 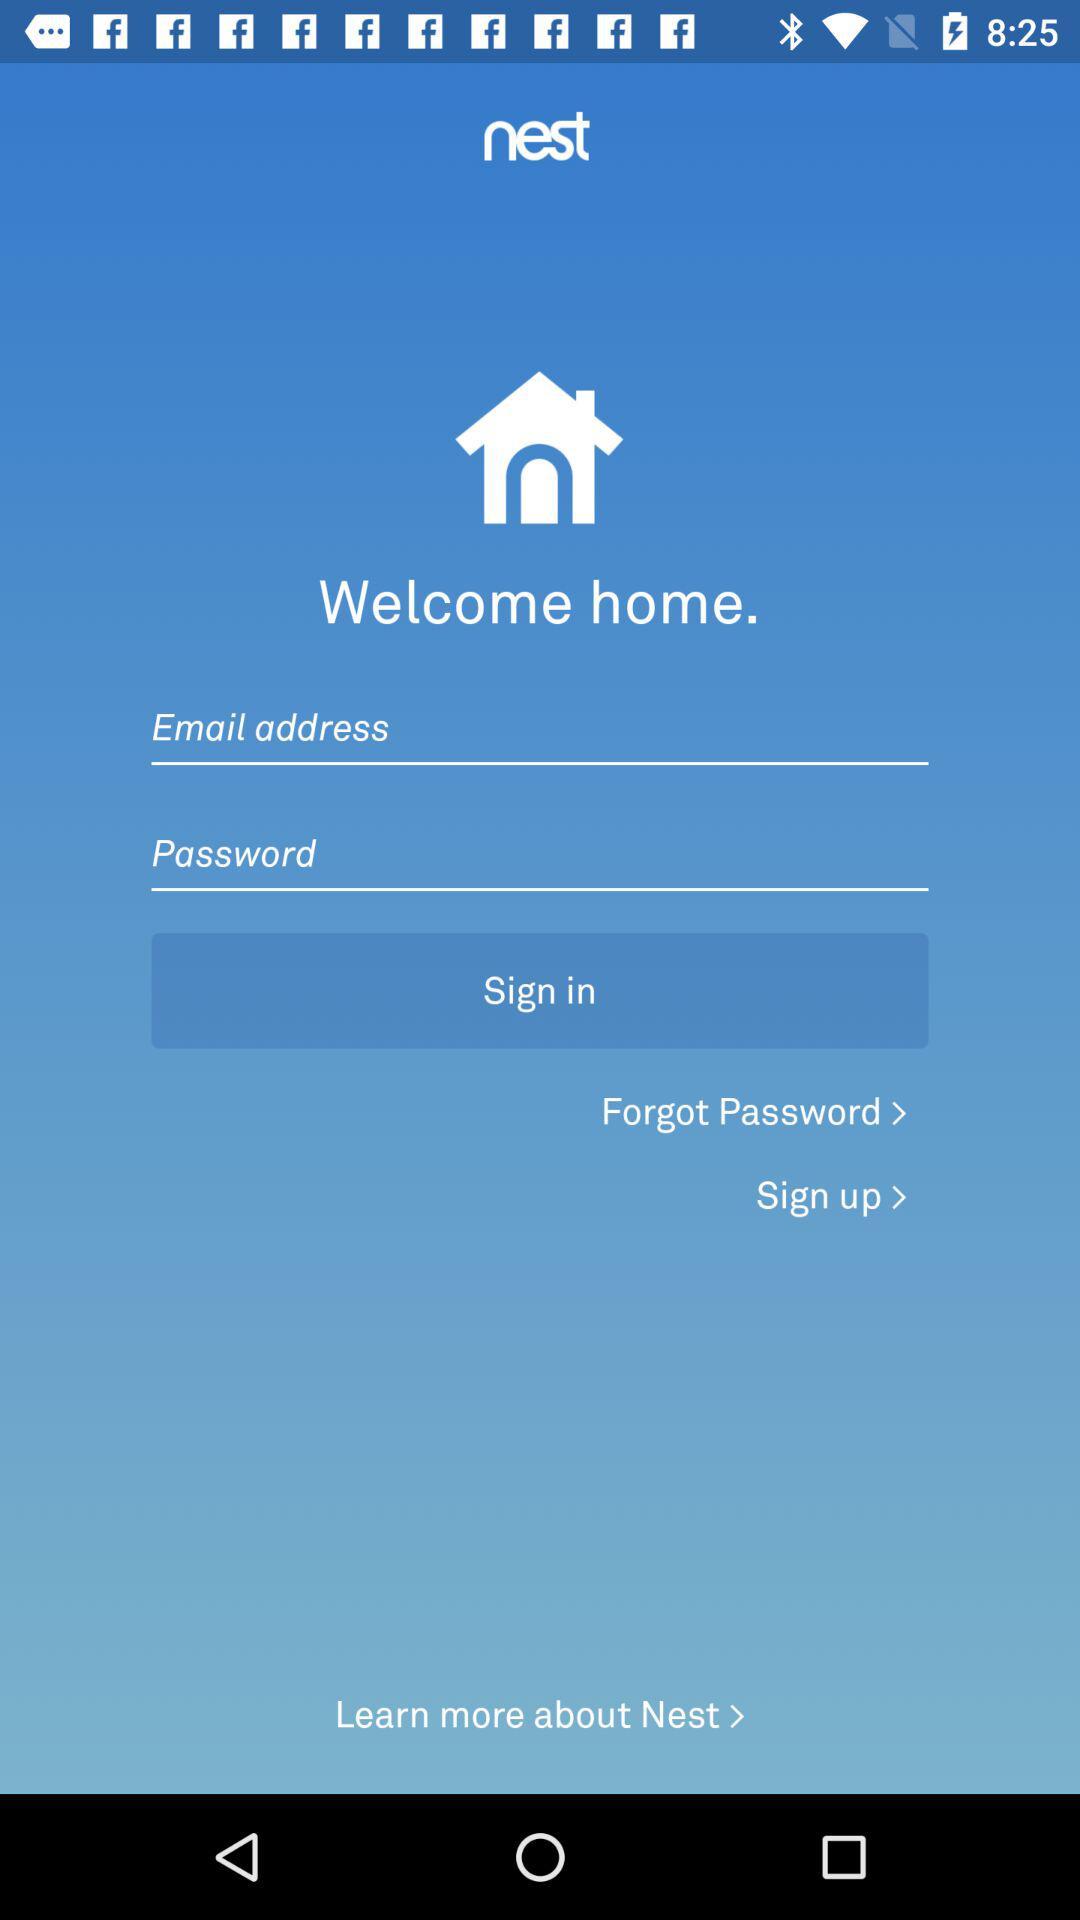 What do you see at coordinates (754, 1110) in the screenshot?
I see `the item below sign in` at bounding box center [754, 1110].